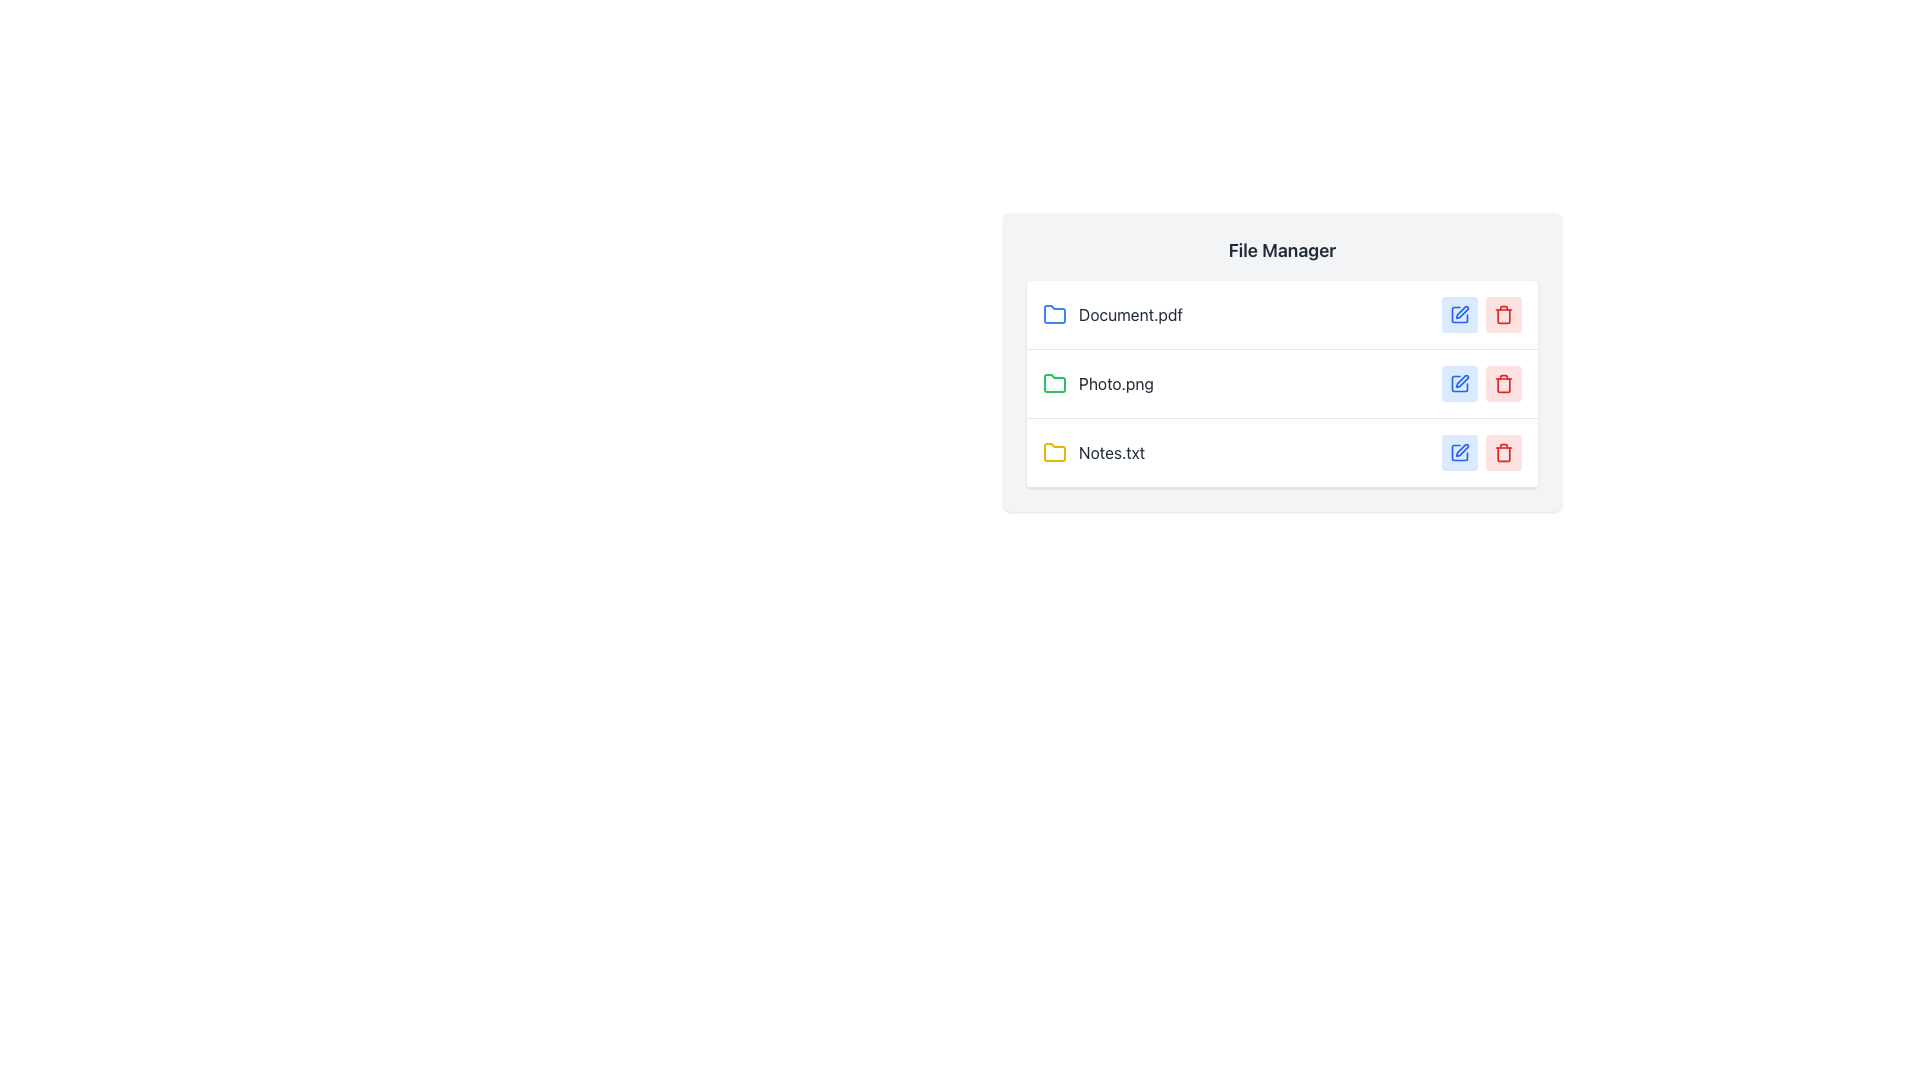 The height and width of the screenshot is (1080, 1920). Describe the element at coordinates (1097, 384) in the screenshot. I see `the text label 'Photo.png'` at that location.